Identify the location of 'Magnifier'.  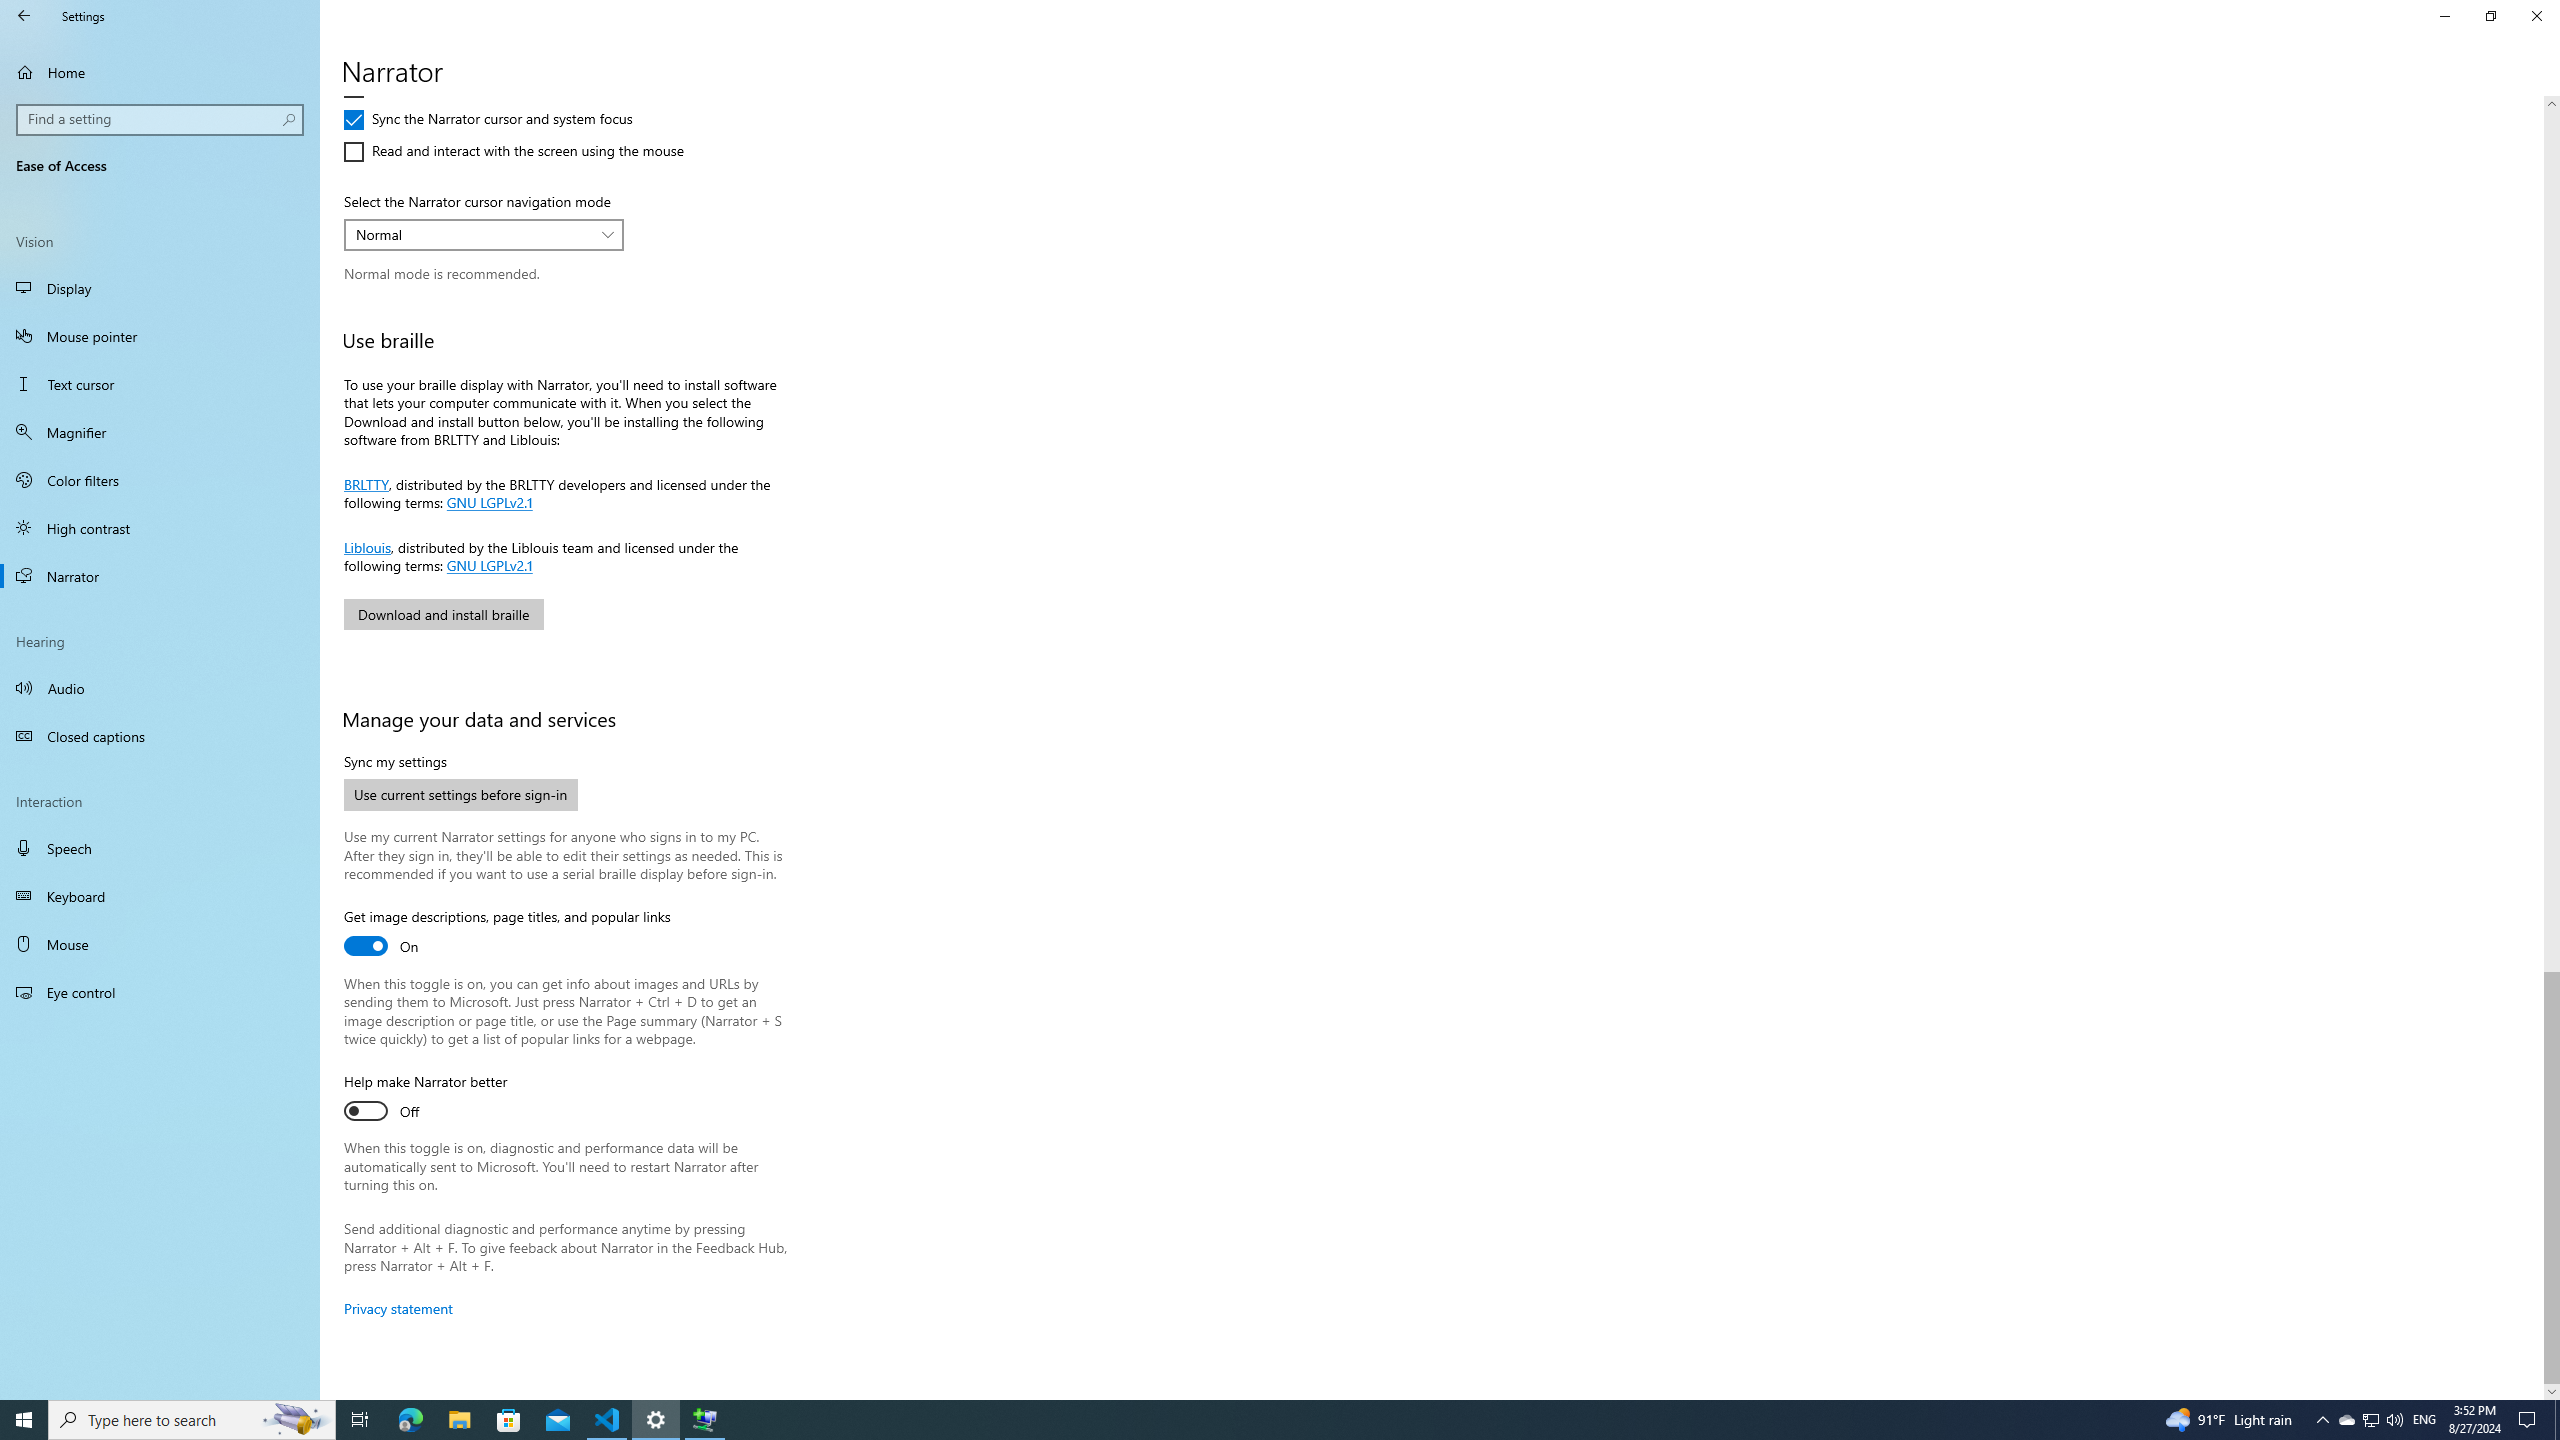
(159, 432).